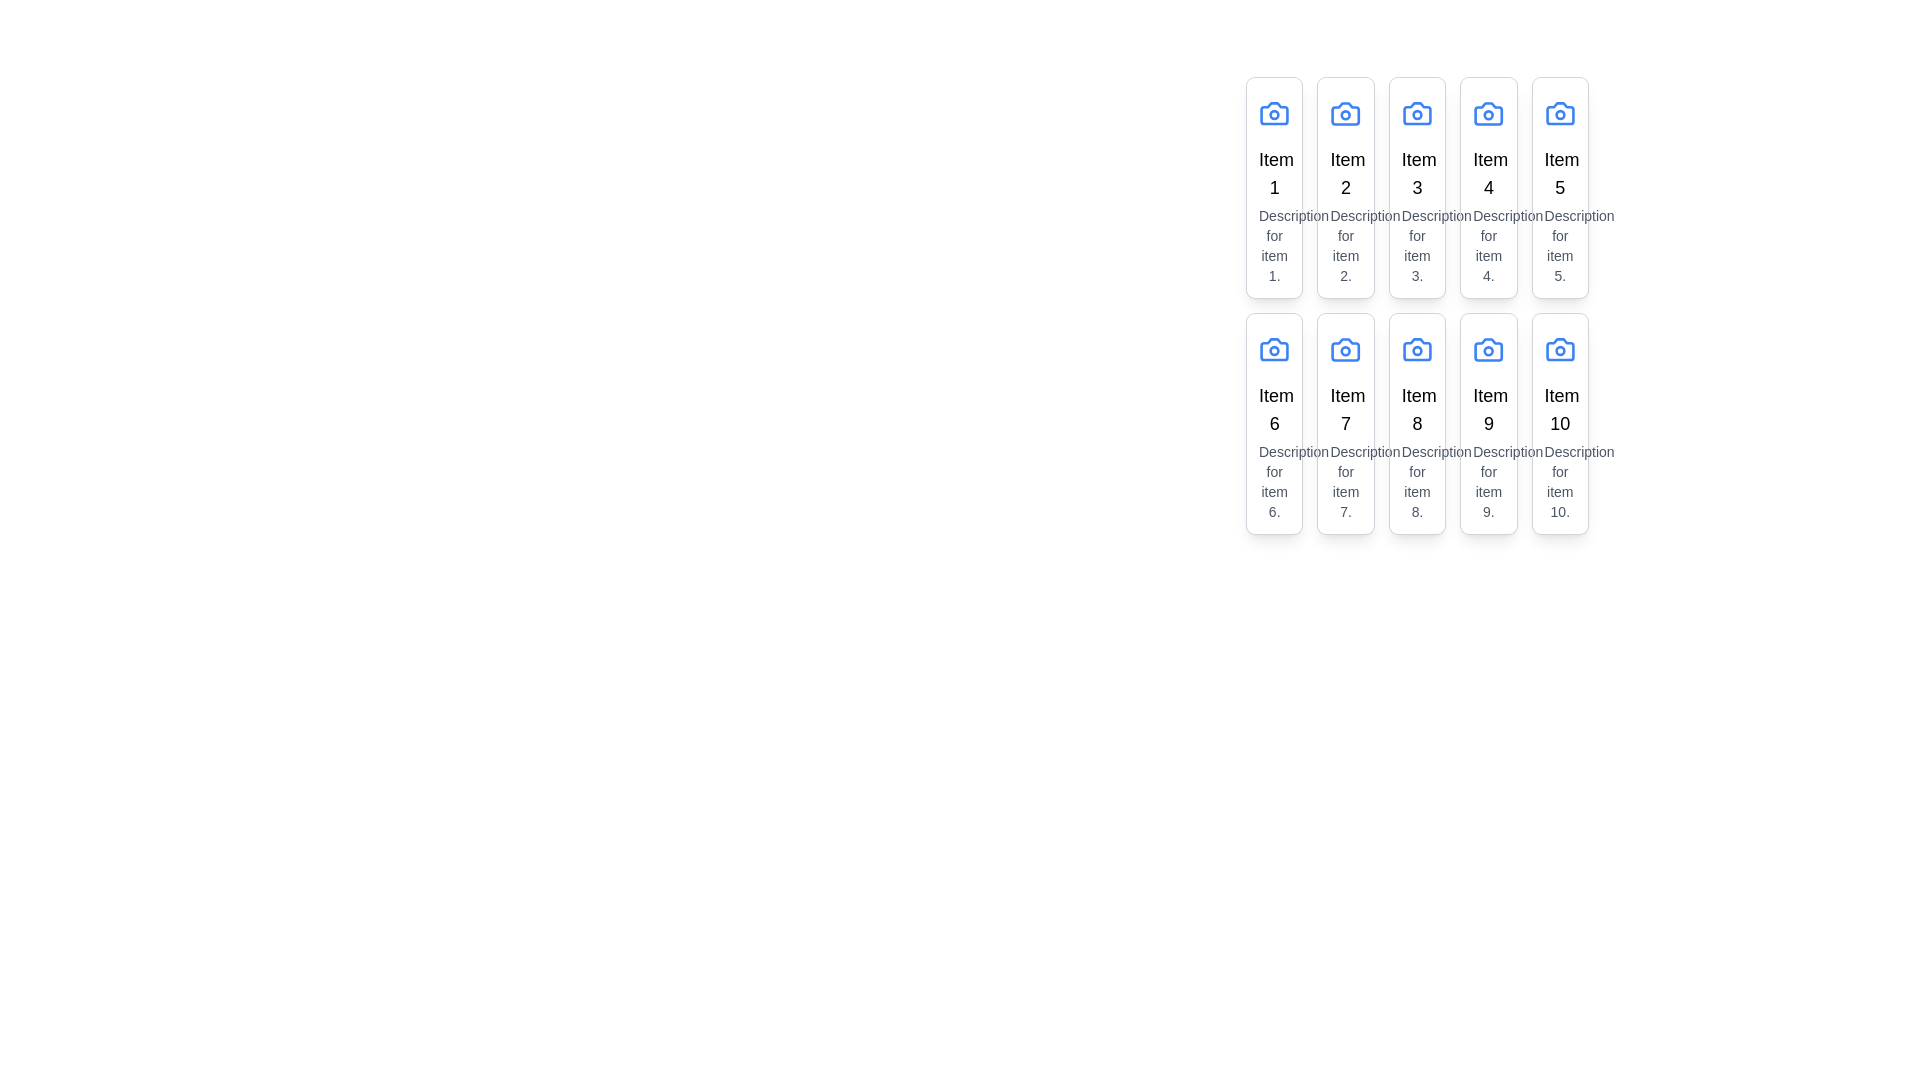  What do you see at coordinates (1559, 172) in the screenshot?
I see `the text label that serves as the heading for 'Item 5', which is centrally located in its card structure, positioned below an icon and above description text` at bounding box center [1559, 172].